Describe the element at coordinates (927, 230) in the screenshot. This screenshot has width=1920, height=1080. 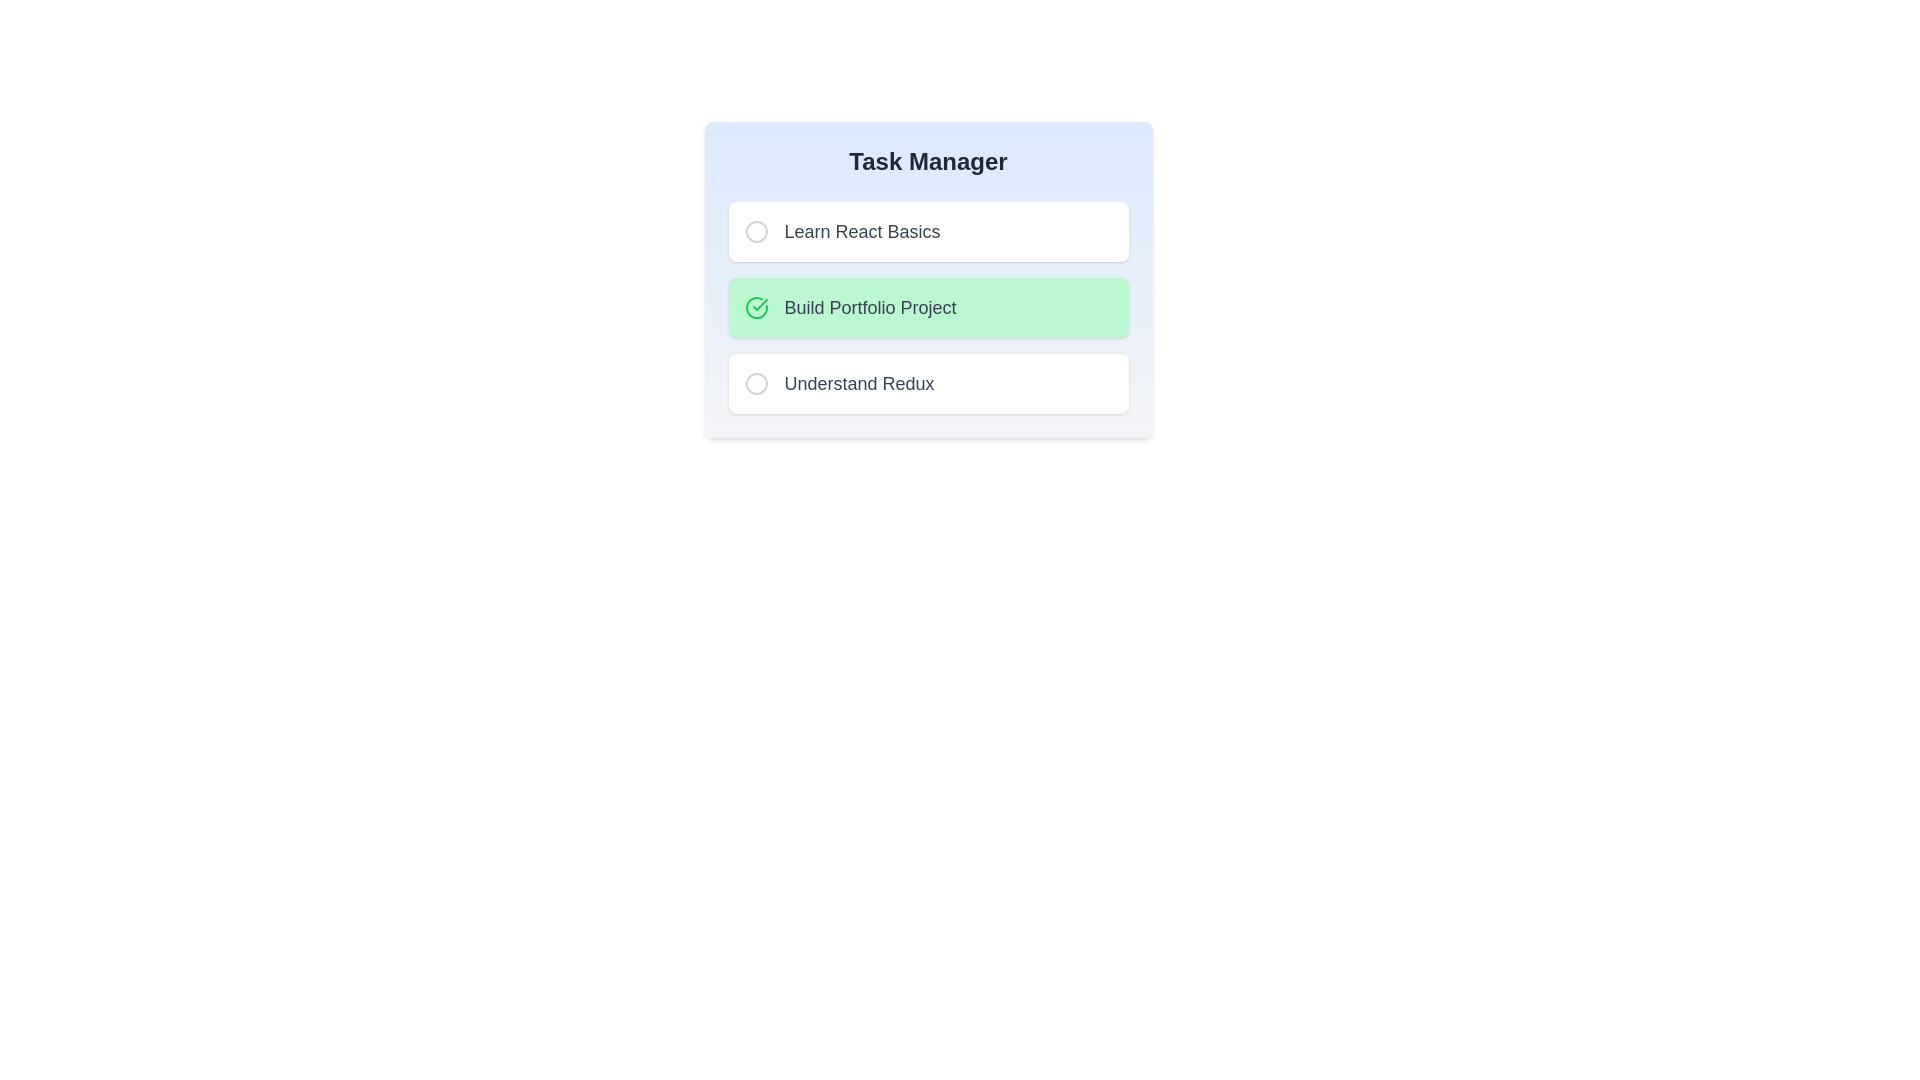
I see `the task named Learn React Basics to toggle its completion status` at that location.